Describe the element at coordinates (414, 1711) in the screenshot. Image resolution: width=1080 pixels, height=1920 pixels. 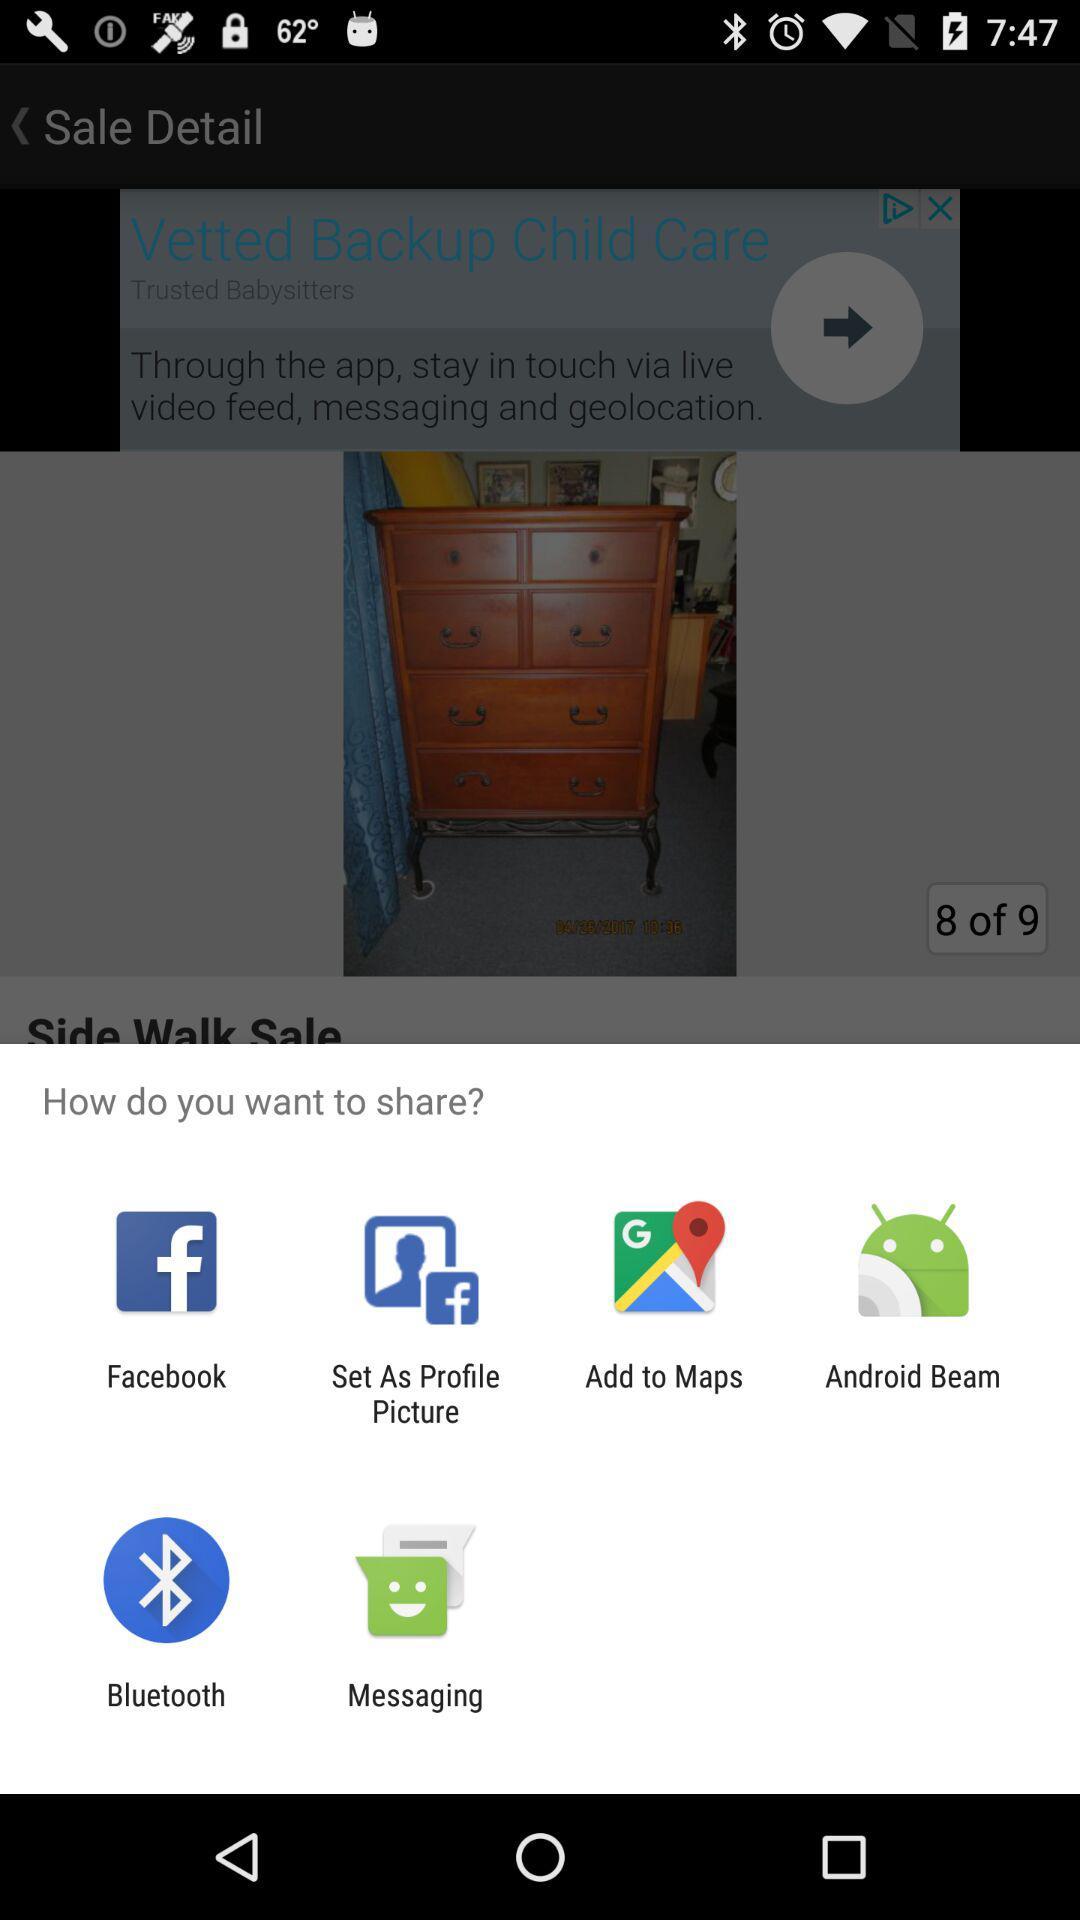
I see `the messaging icon` at that location.